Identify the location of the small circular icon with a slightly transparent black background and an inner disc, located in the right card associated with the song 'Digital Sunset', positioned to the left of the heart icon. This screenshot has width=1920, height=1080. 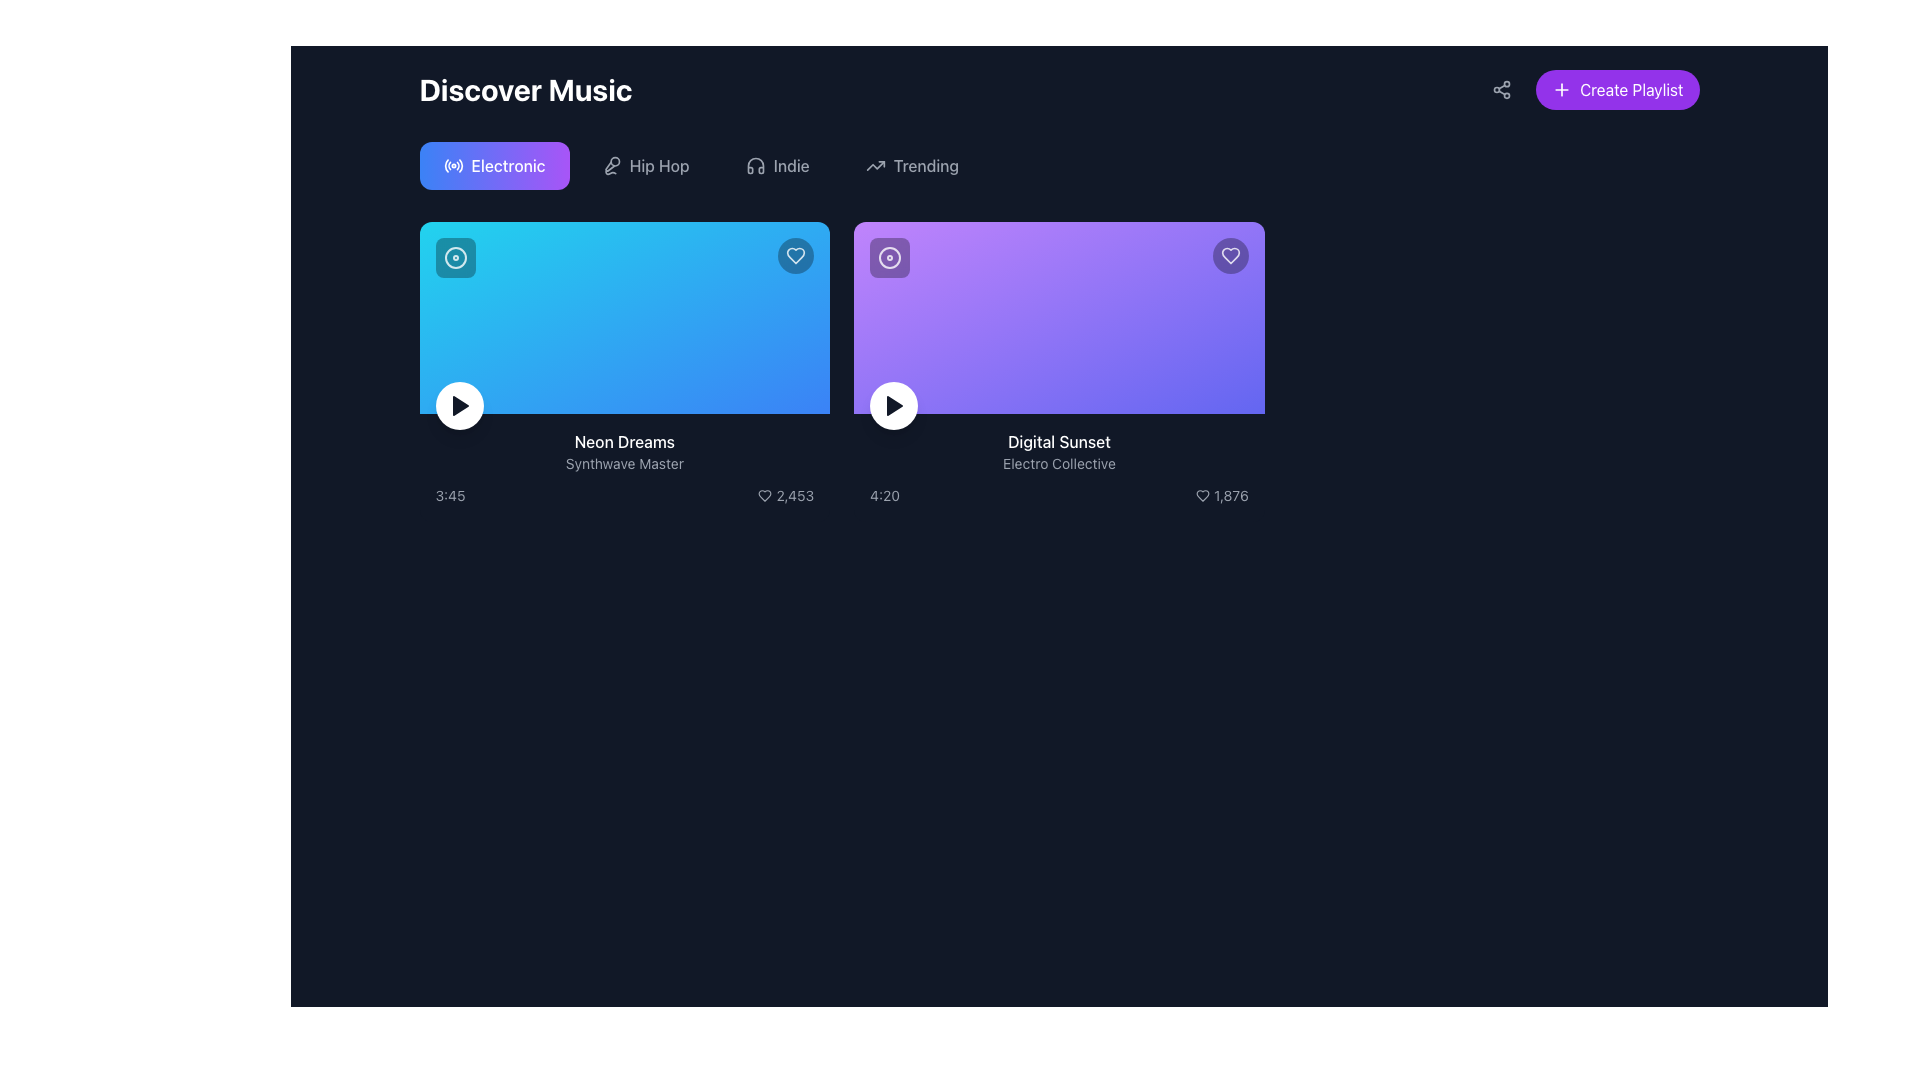
(889, 257).